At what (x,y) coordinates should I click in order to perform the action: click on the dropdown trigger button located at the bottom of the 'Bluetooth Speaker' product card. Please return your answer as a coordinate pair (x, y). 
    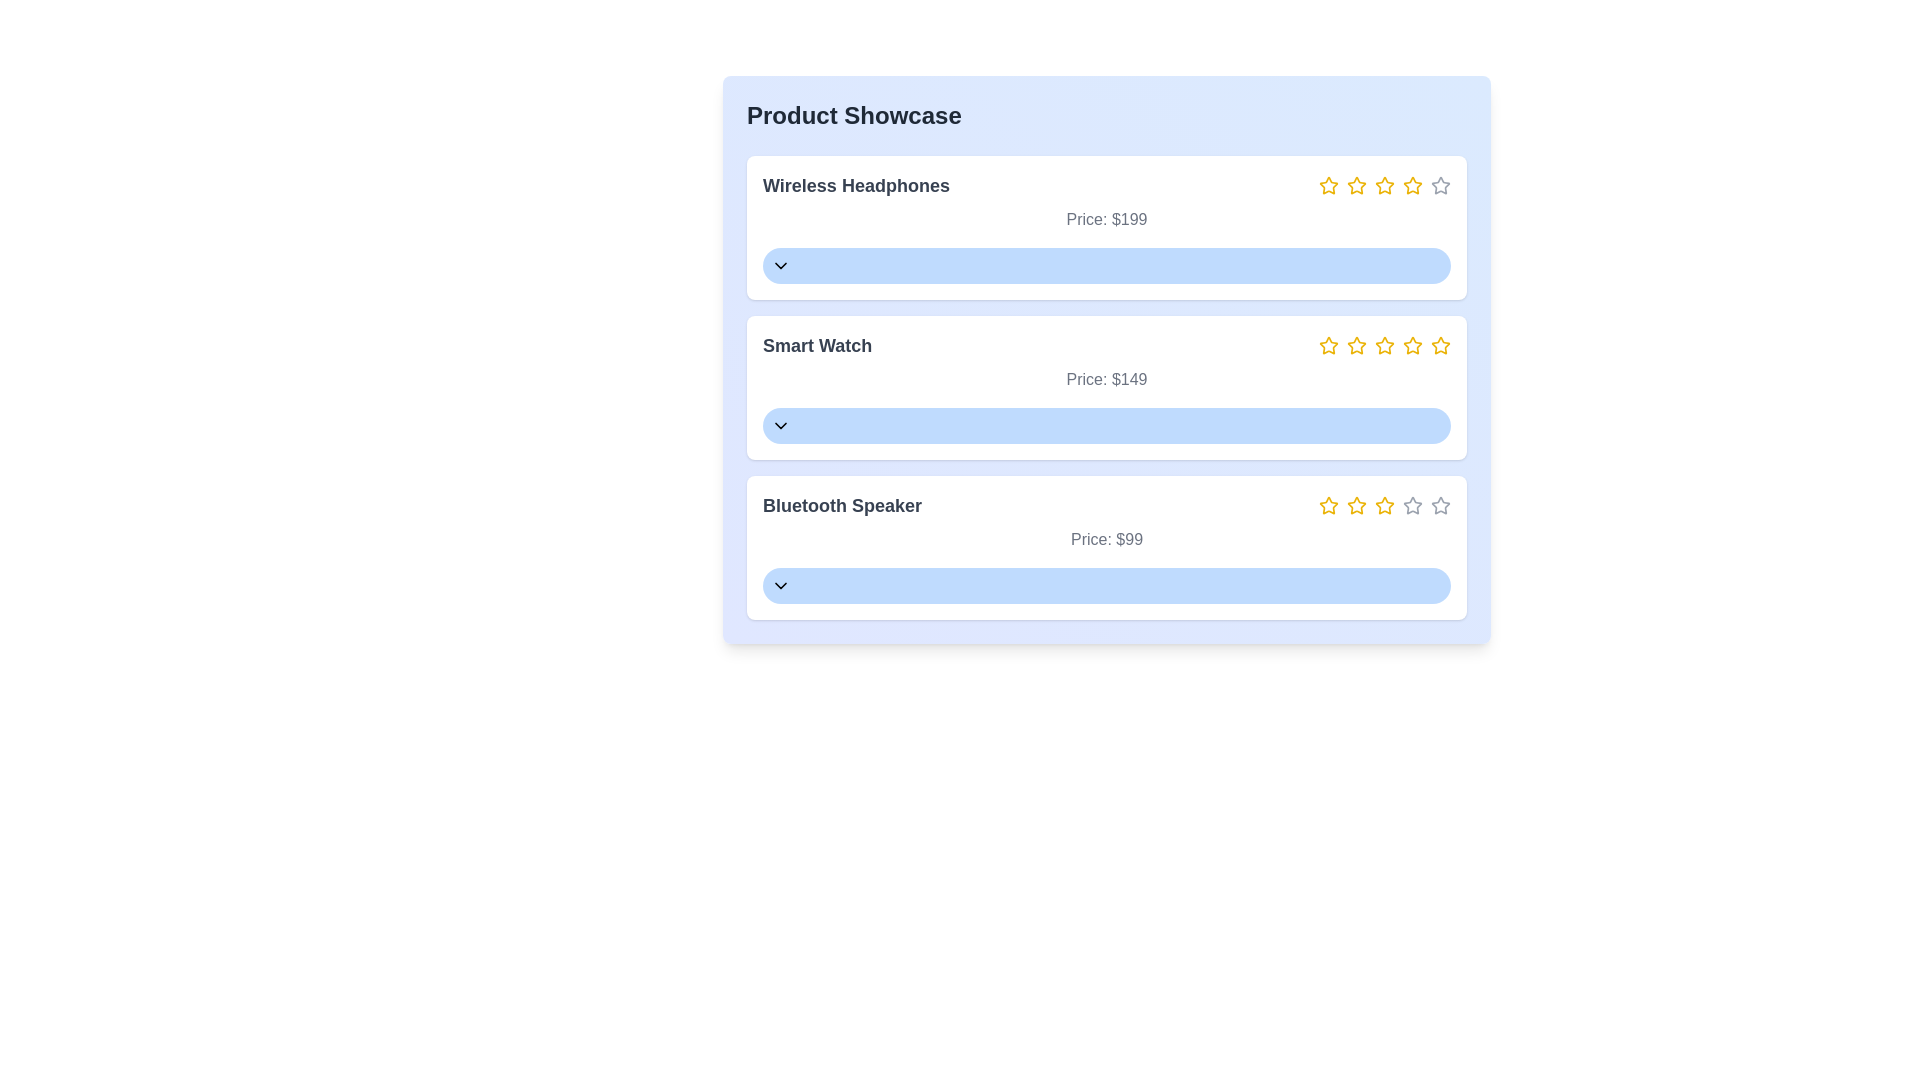
    Looking at the image, I should click on (1106, 585).